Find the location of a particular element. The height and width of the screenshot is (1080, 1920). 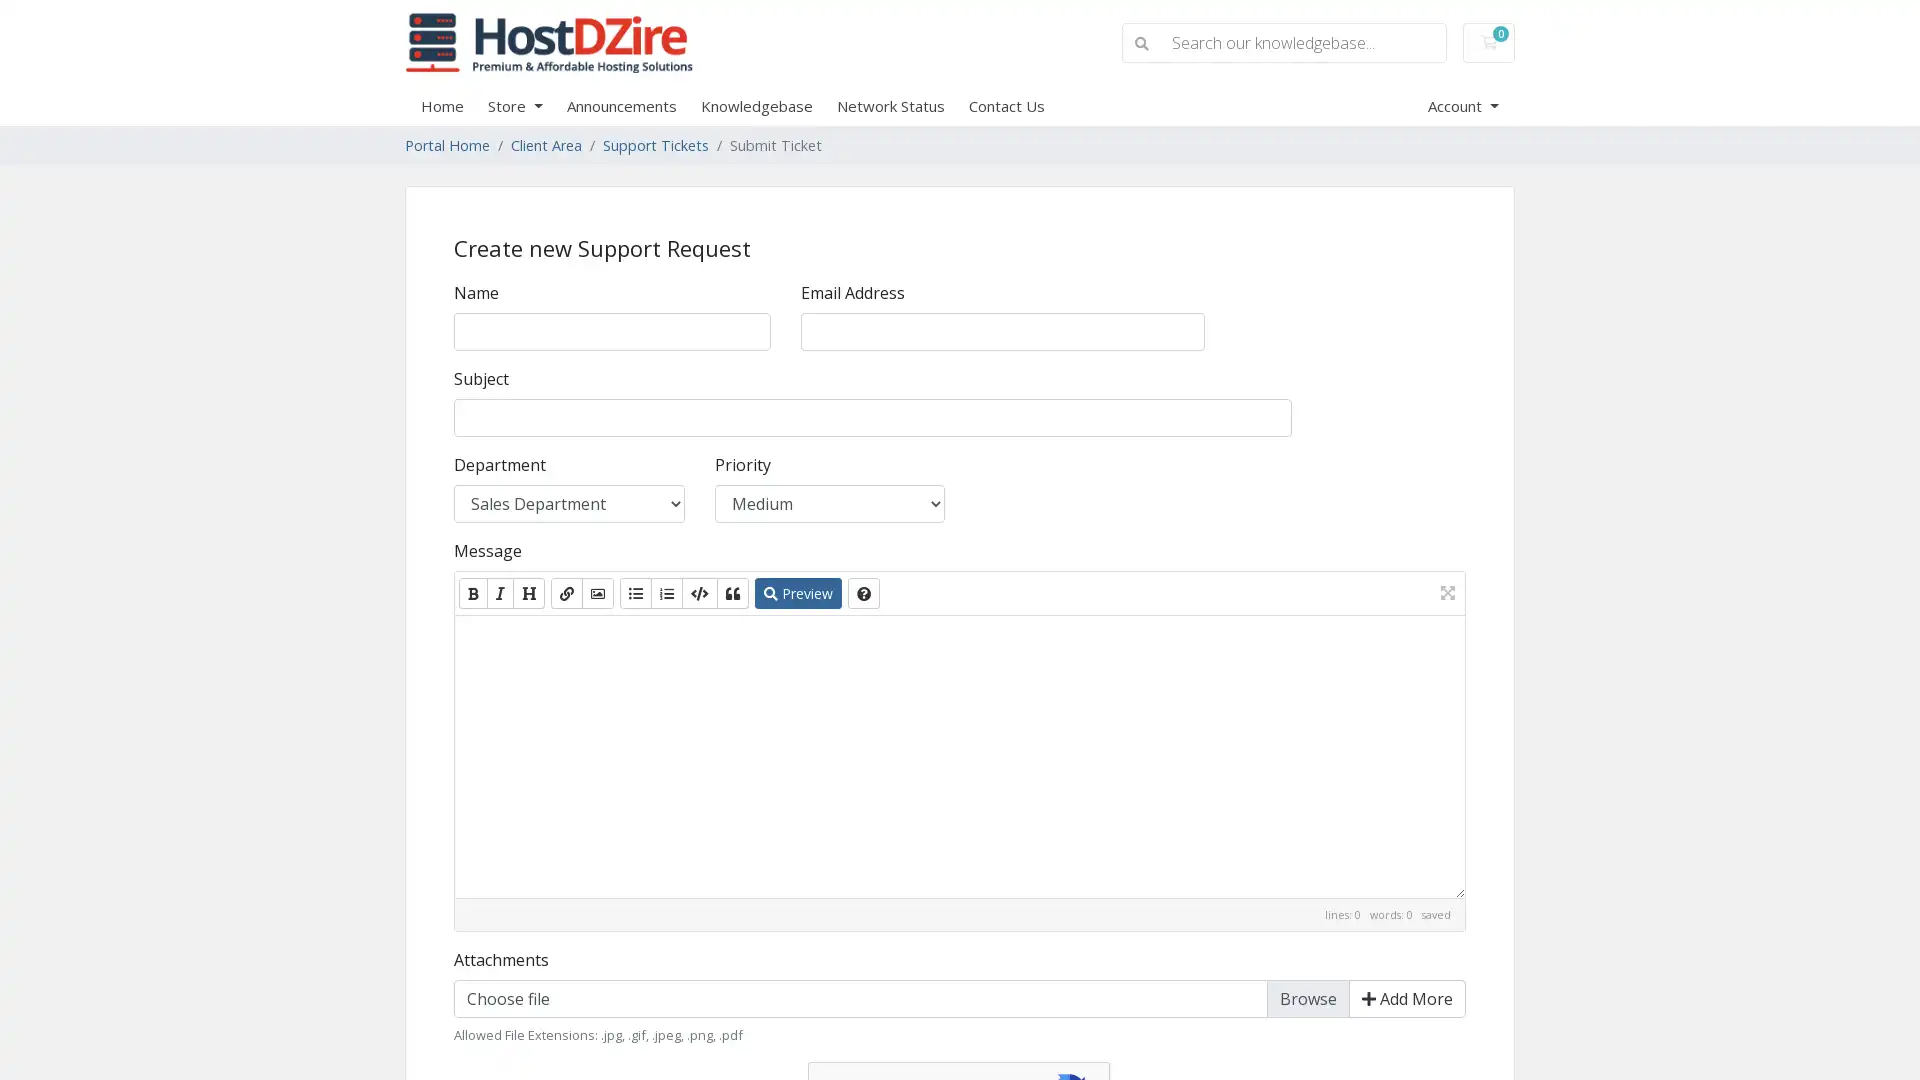

Choose File is located at coordinates (504, 995).